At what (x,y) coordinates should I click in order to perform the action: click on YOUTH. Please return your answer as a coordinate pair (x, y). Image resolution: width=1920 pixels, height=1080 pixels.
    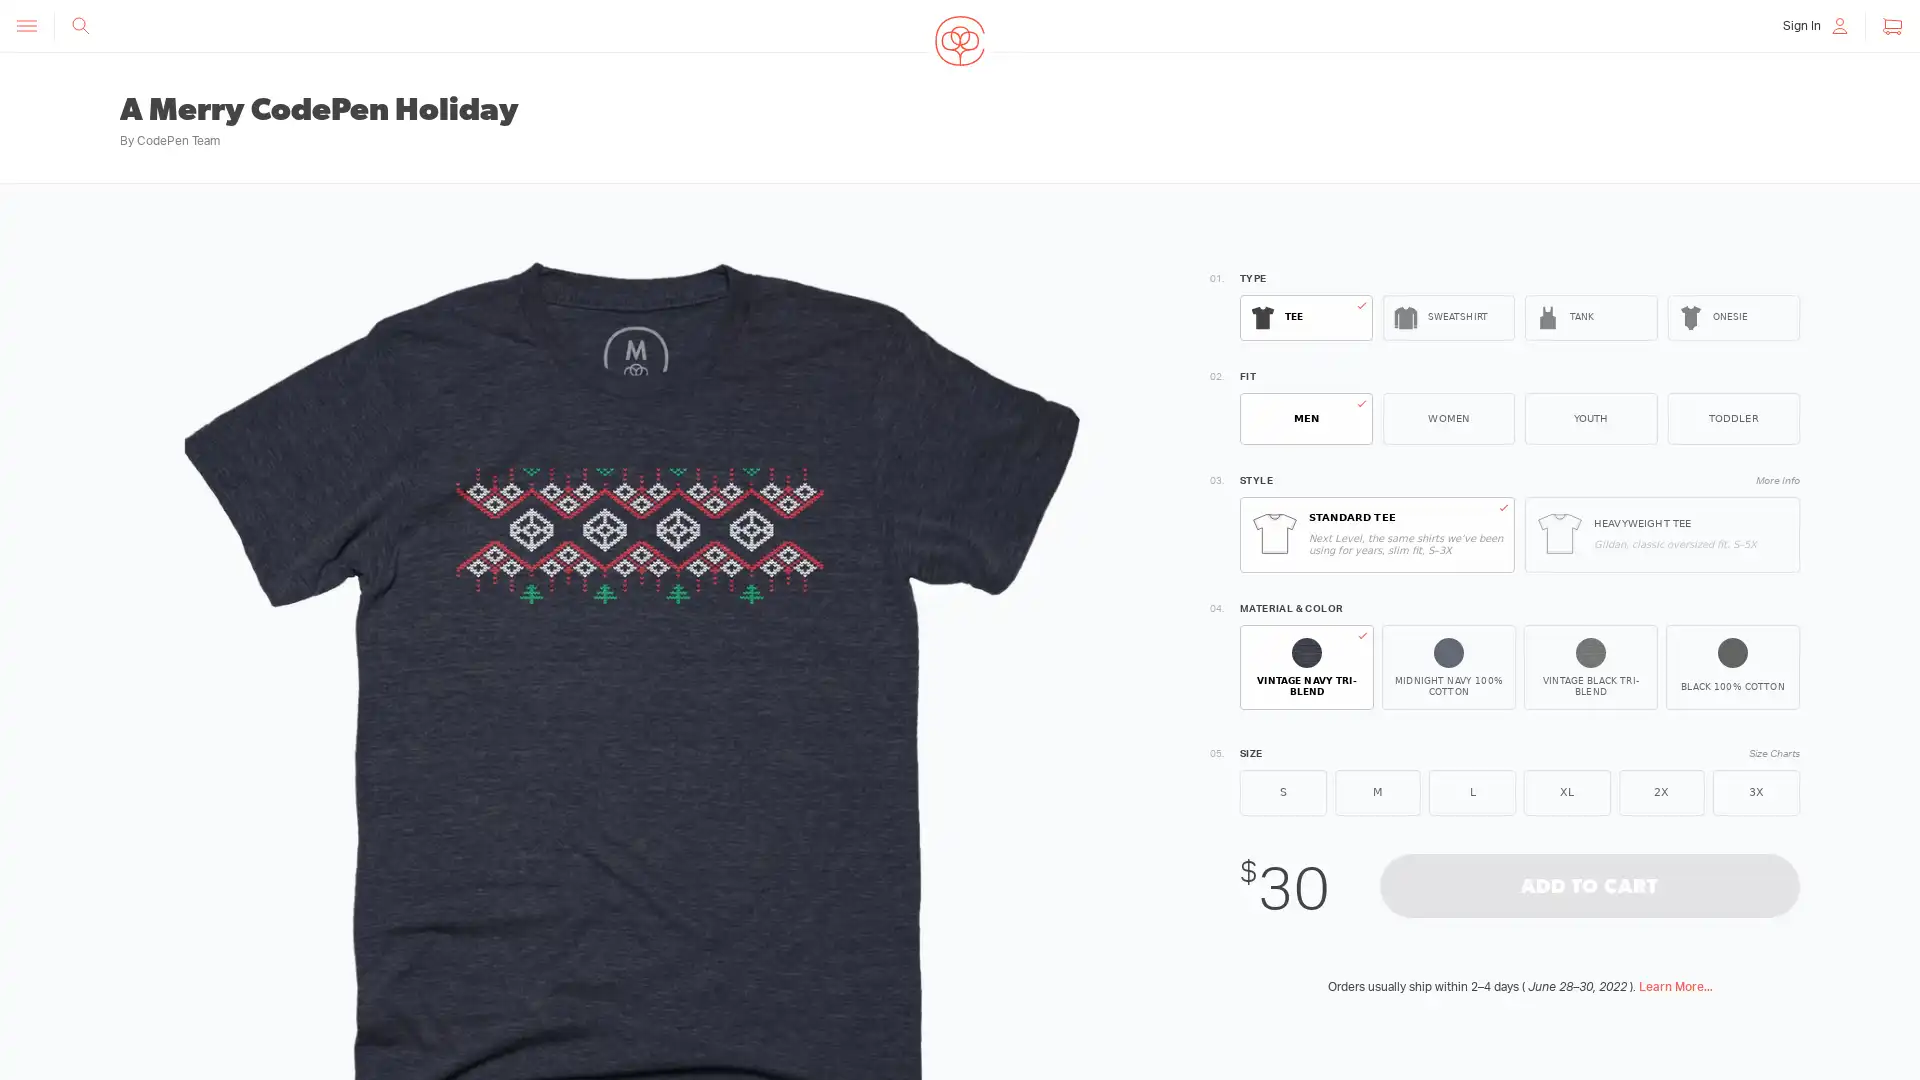
    Looking at the image, I should click on (1589, 418).